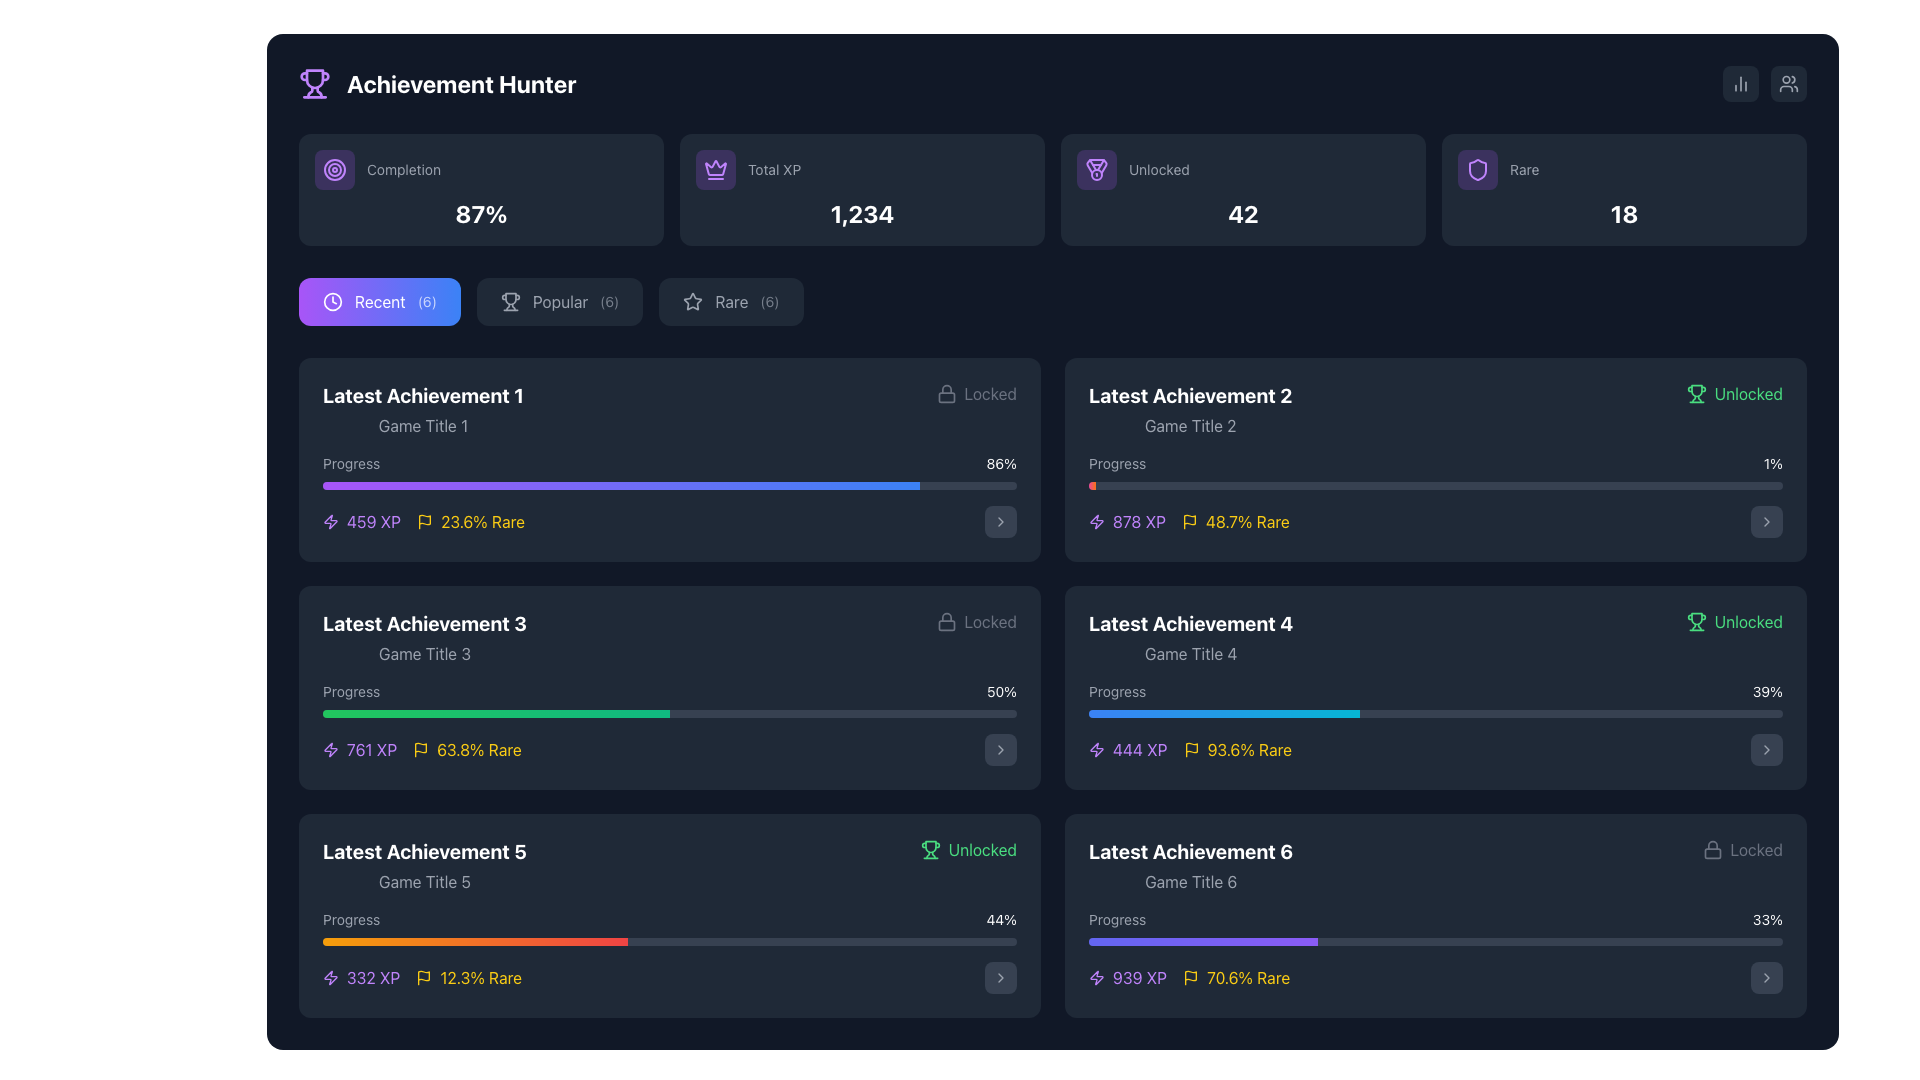 This screenshot has width=1920, height=1080. What do you see at coordinates (1096, 168) in the screenshot?
I see `the icon representing 'Unlocked achievements' located next to the 'Unlocked' label with the count '42'` at bounding box center [1096, 168].